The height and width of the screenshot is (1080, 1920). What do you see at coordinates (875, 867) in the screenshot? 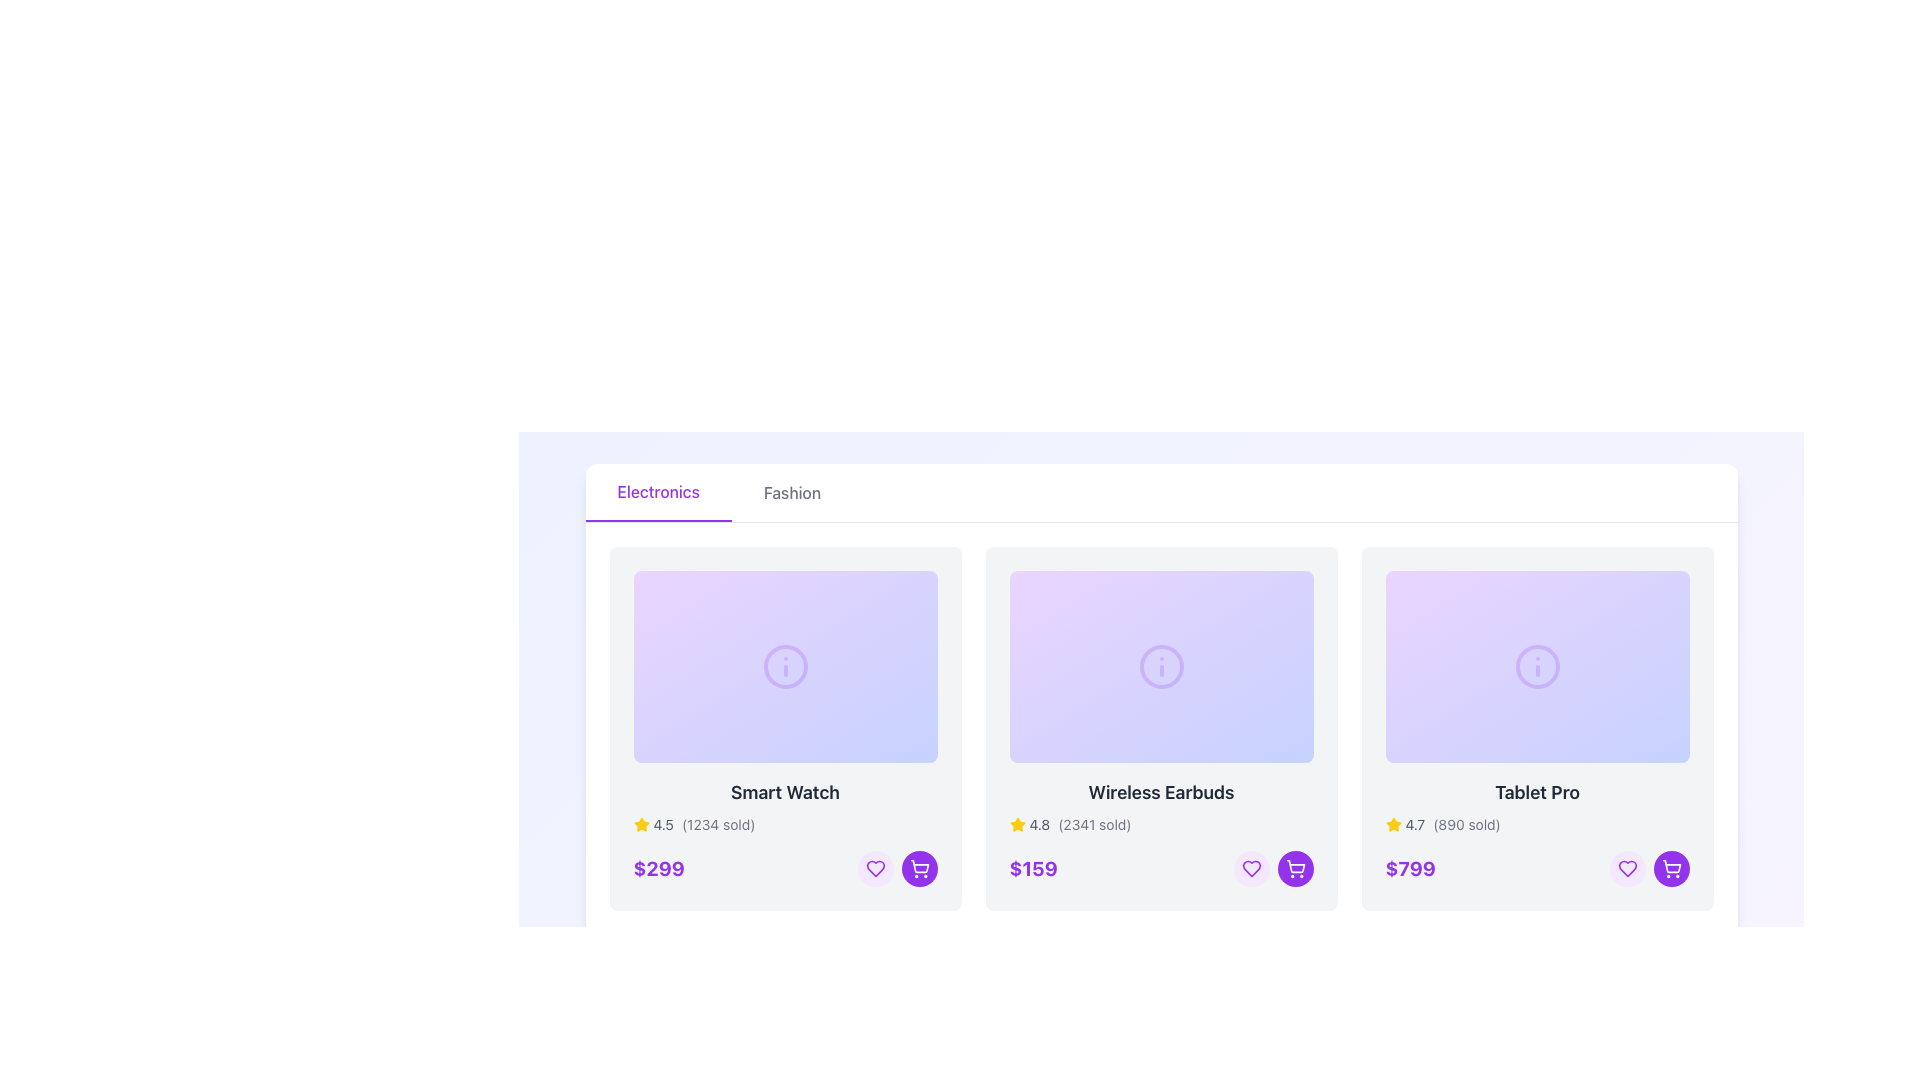
I see `the heart-shaped SVG icon styled as a button at the bottom-right corner of the 'Wireless Earbuds' card` at bounding box center [875, 867].